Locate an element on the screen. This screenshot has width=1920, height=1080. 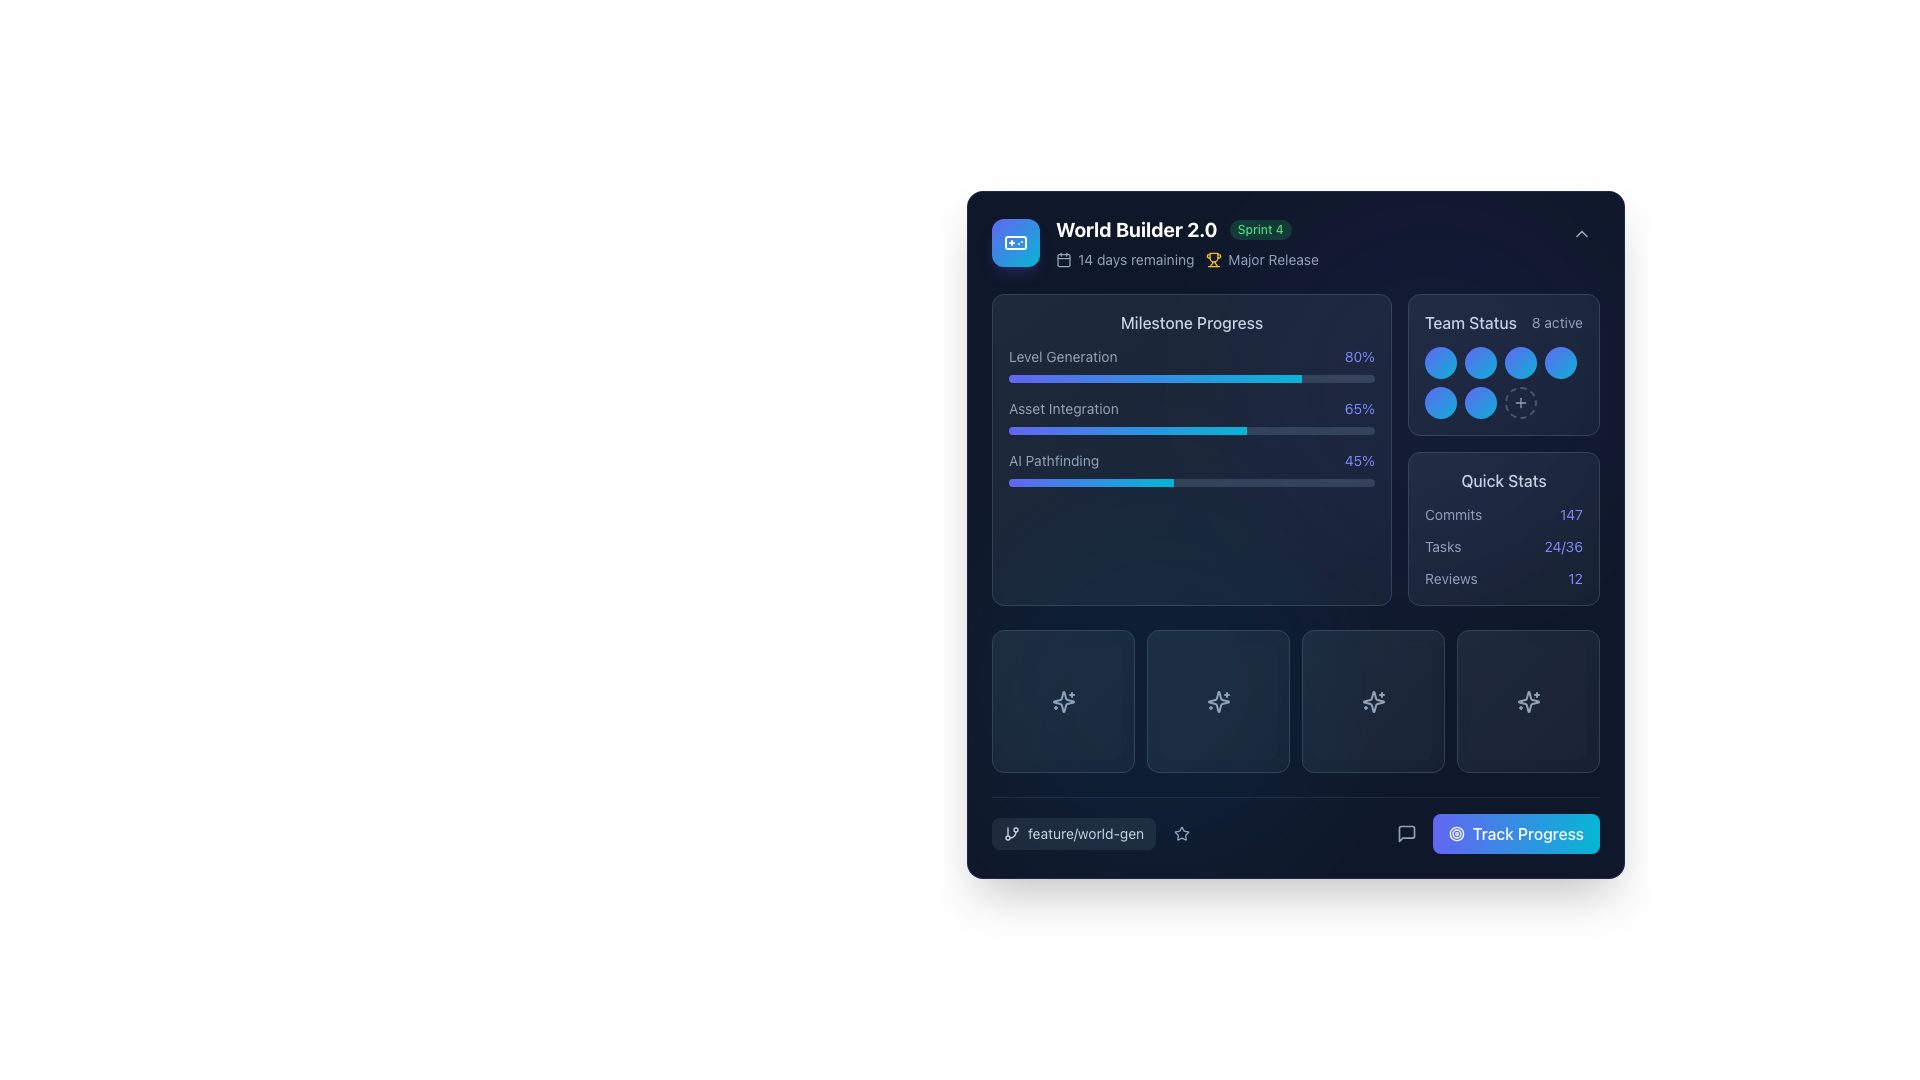
the graphical icon resembling a branch structure, which is styled in white and located within a darker, rounded rectangular button in the bottom-left section of the interface, directly below four square icons is located at coordinates (1012, 833).